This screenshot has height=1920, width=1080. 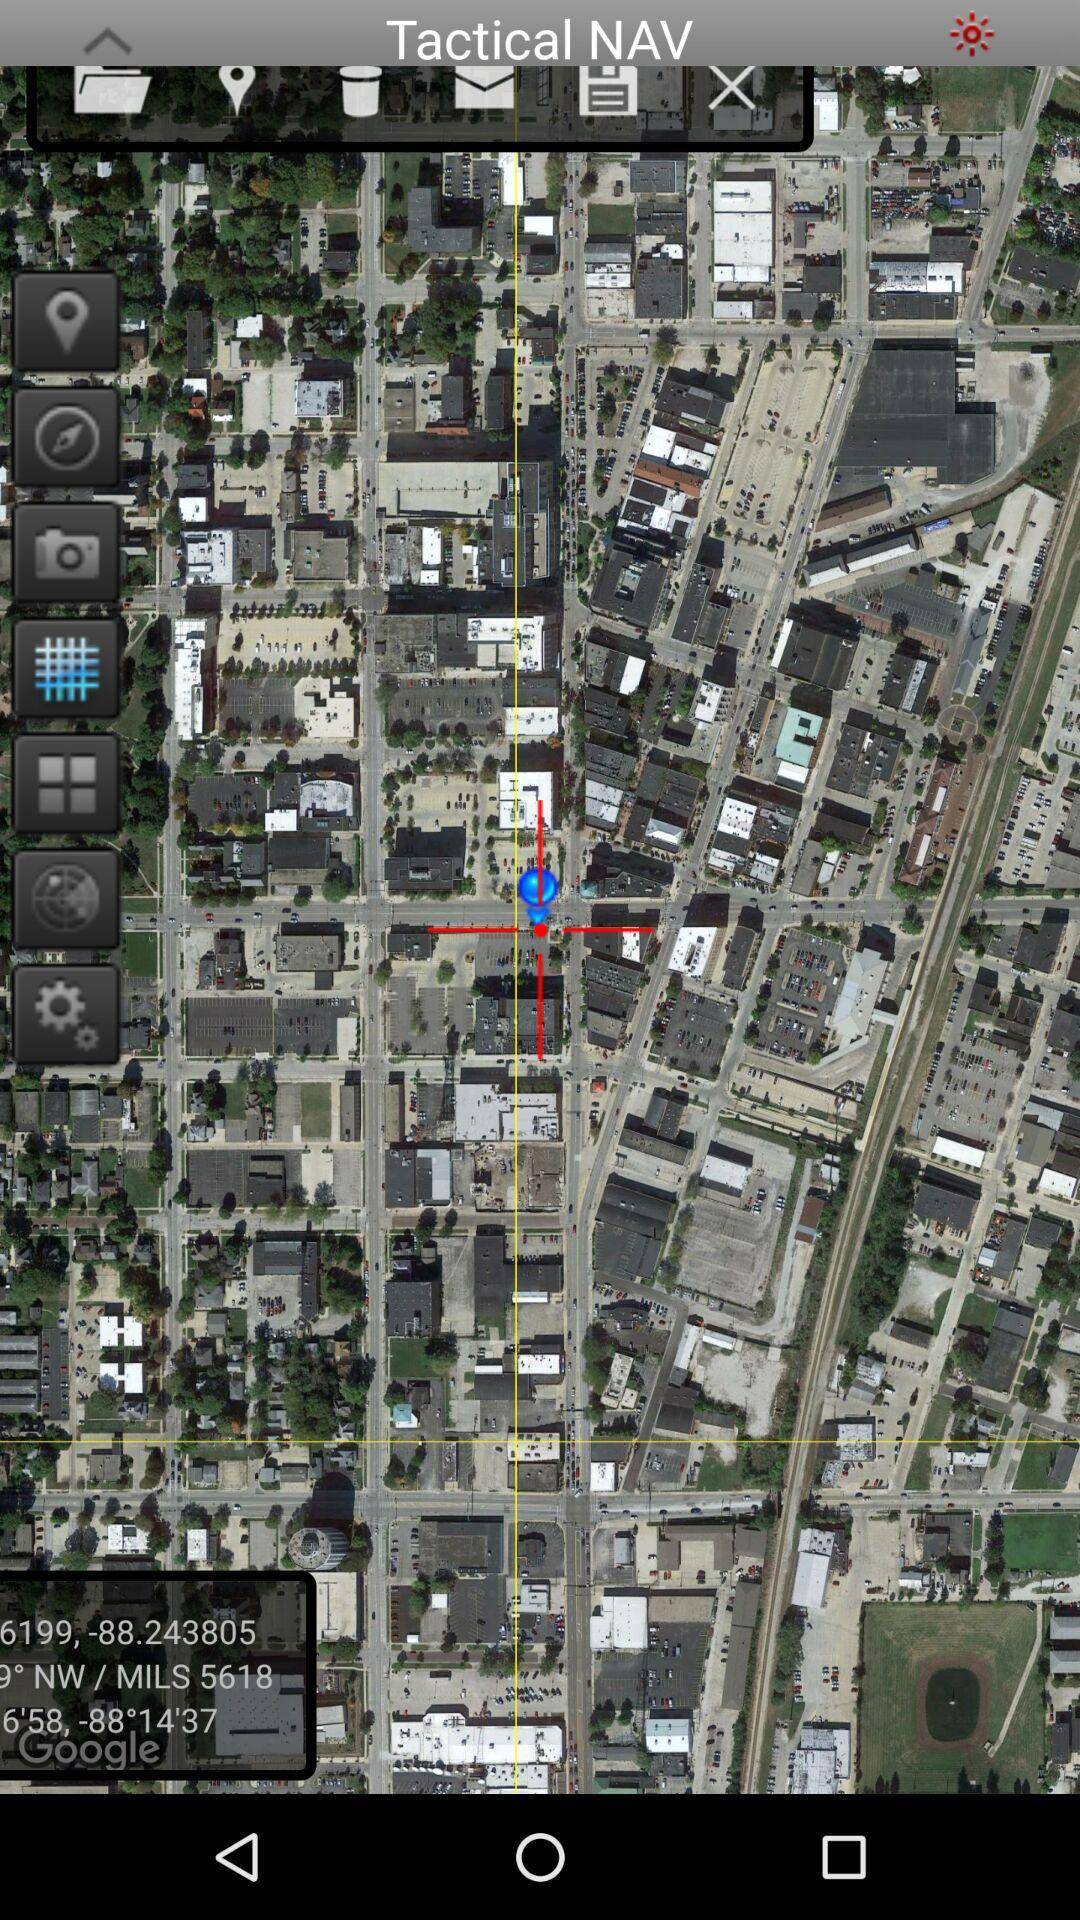 I want to click on the item to the right of the tactical nav item, so click(x=971, y=33).